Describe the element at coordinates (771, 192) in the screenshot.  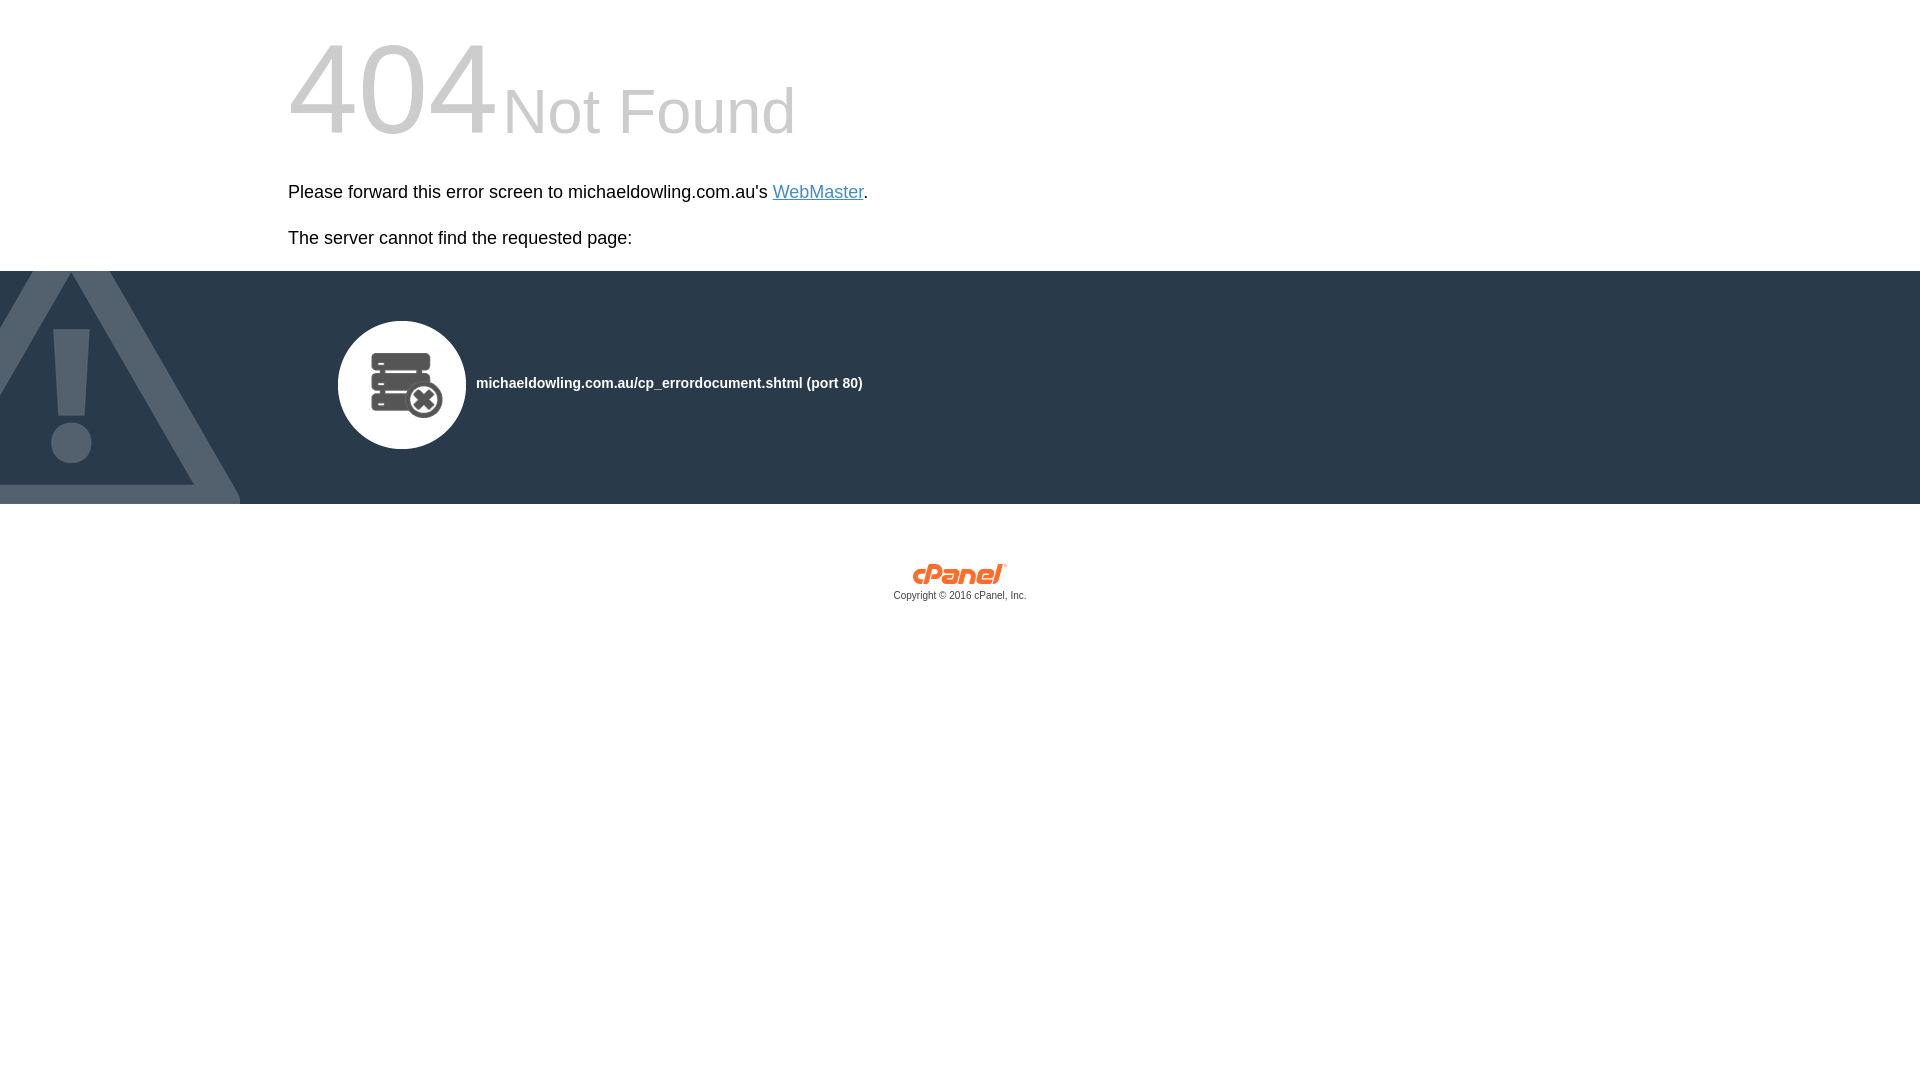
I see `'WebMaster'` at that location.